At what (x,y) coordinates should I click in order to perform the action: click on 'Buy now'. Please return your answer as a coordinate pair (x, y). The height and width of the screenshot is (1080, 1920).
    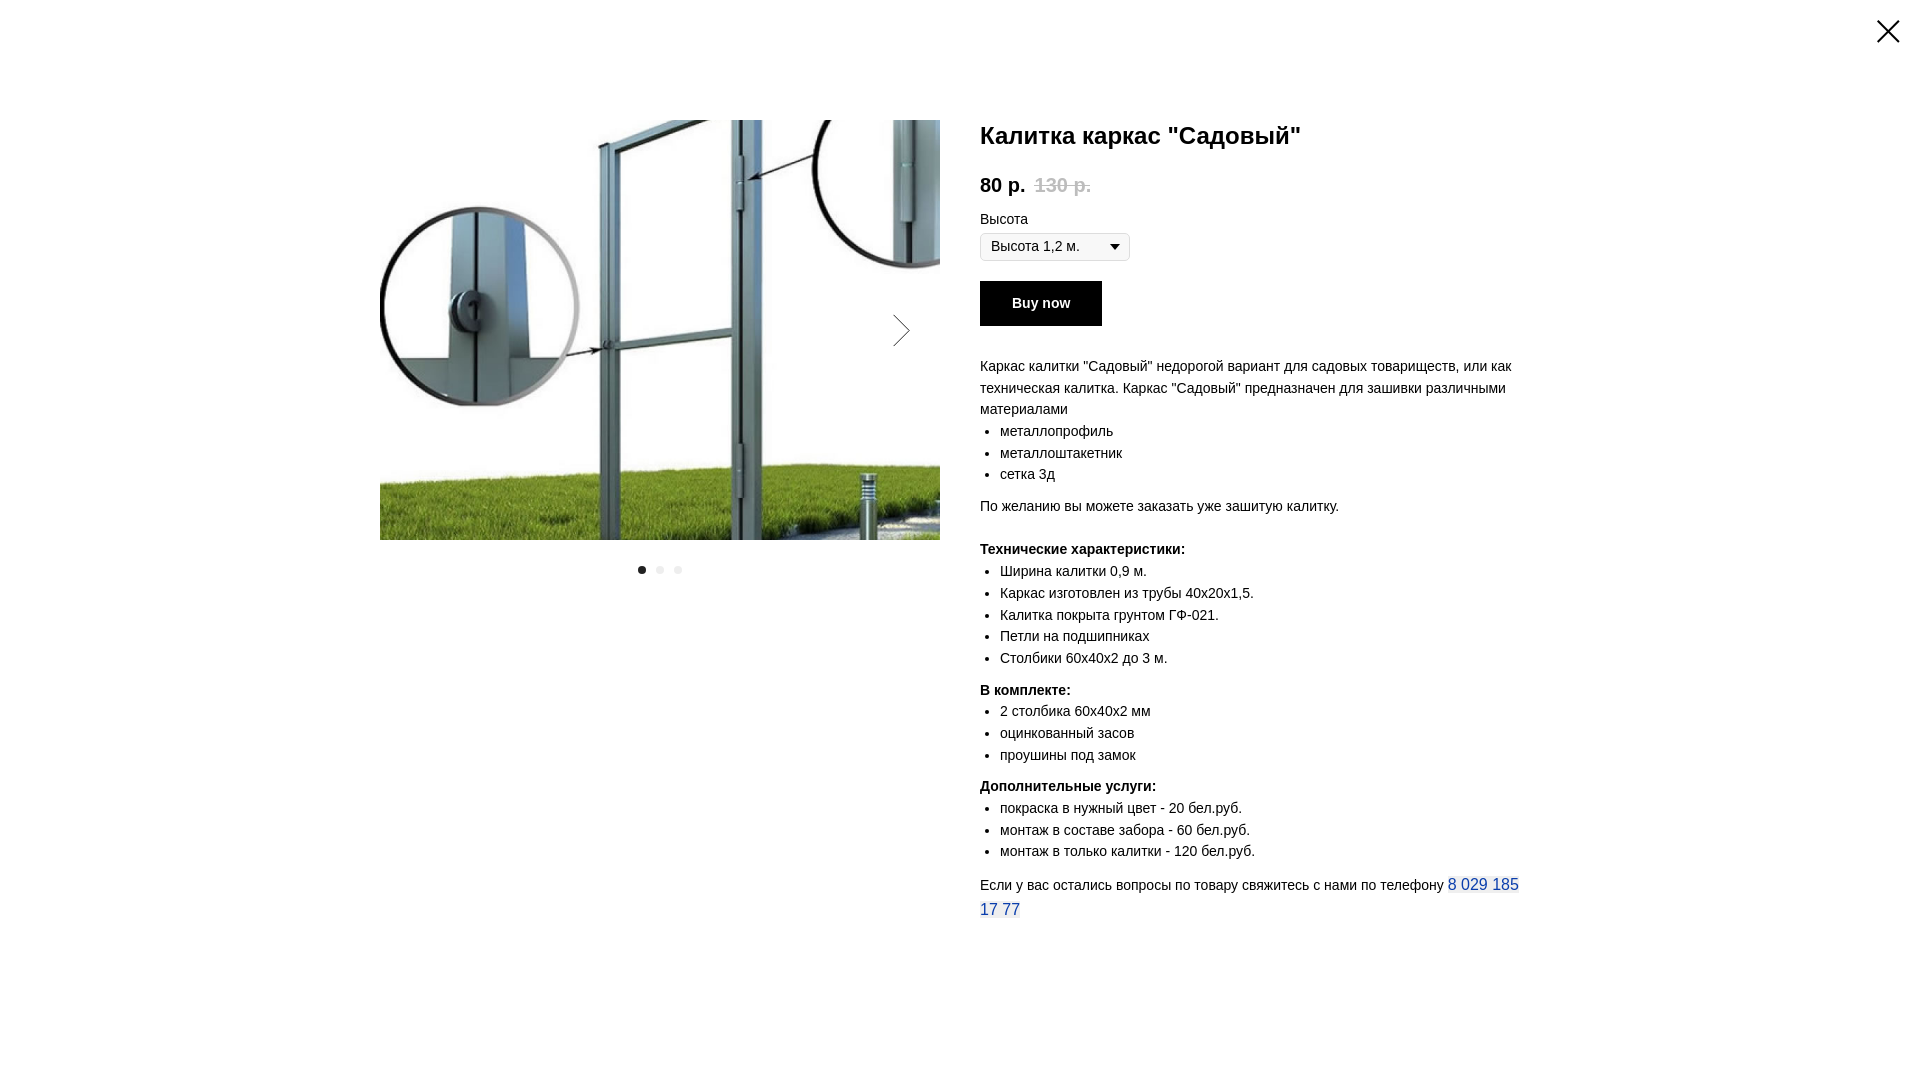
    Looking at the image, I should click on (979, 303).